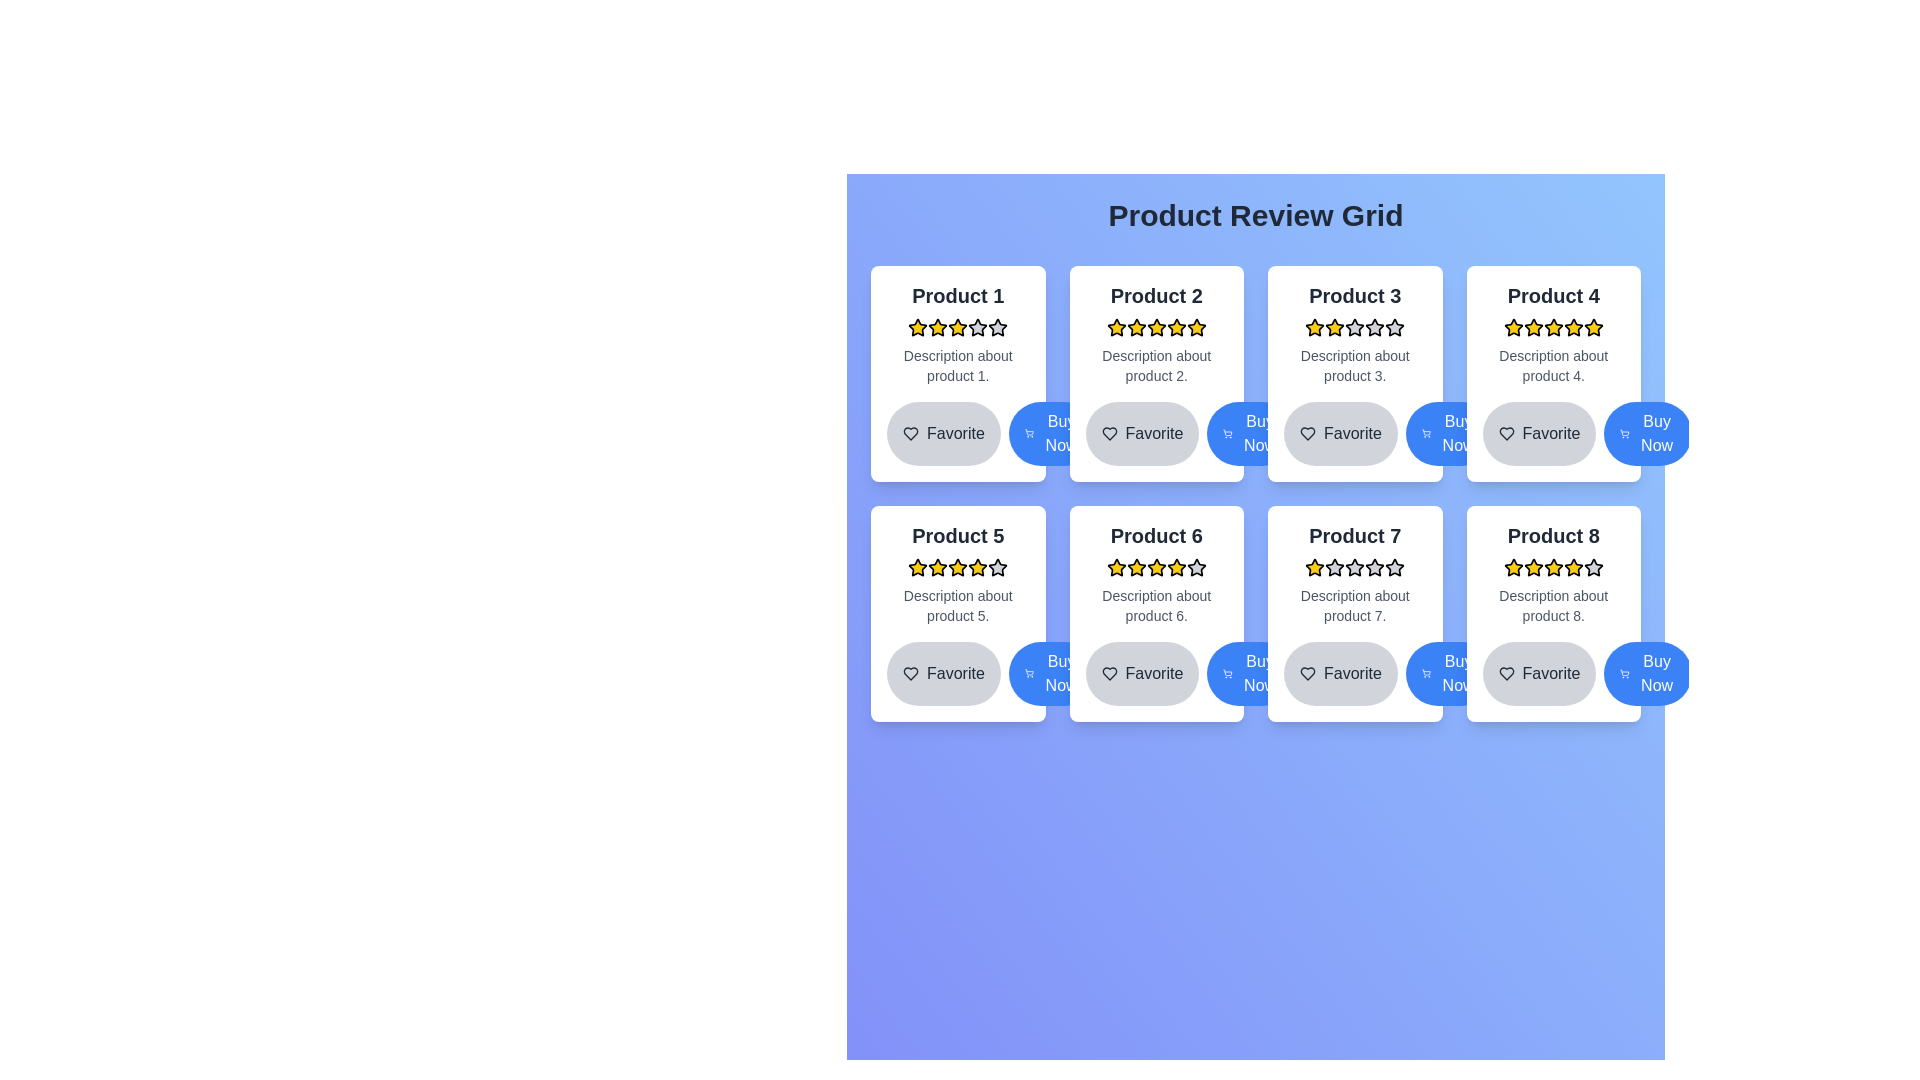 This screenshot has width=1920, height=1080. I want to click on the 'Buy Now' button located at the bottom-right corner of the card for 'Product 7' to observe the hover effect, so click(1449, 674).